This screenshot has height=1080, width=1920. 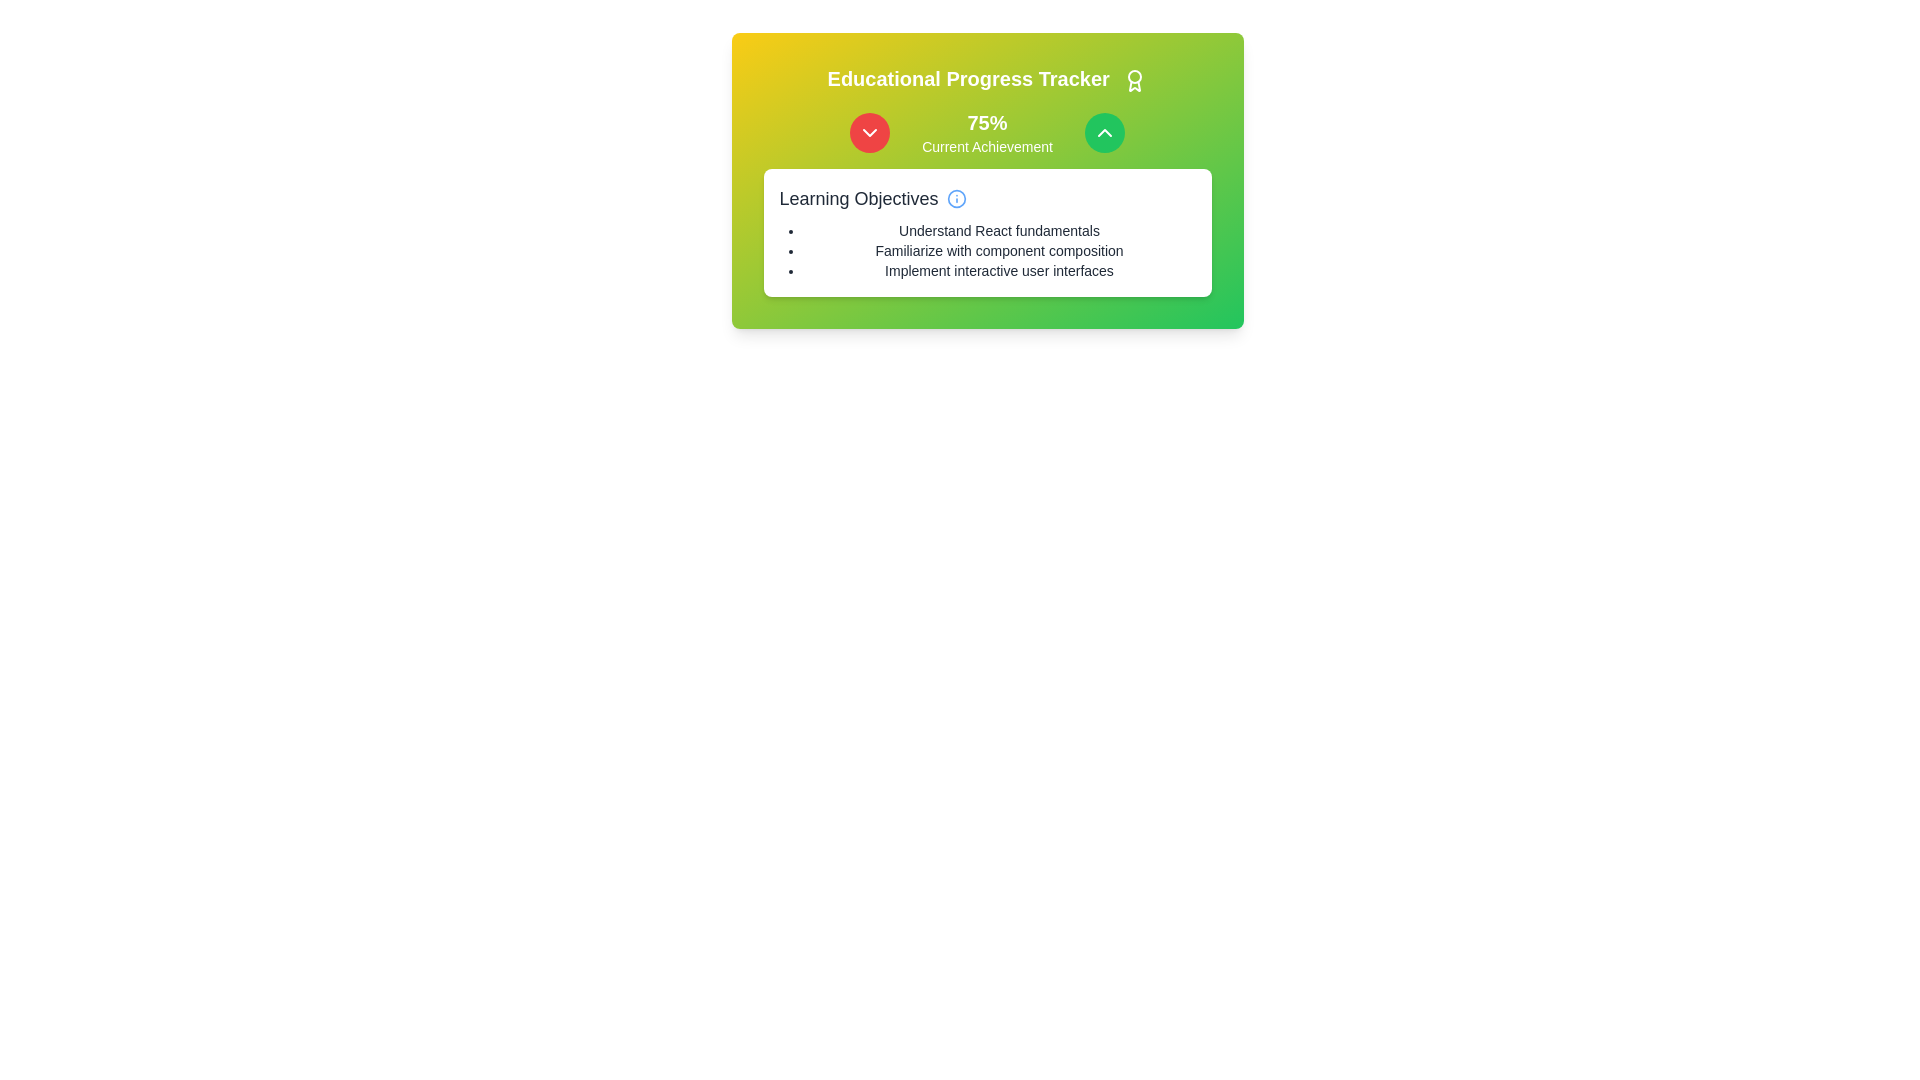 What do you see at coordinates (999, 270) in the screenshot?
I see `the text label that reads 'Implement interactive user interfaces', which is the third item in the vertical bulleted list under the 'Learning Objectives' section` at bounding box center [999, 270].